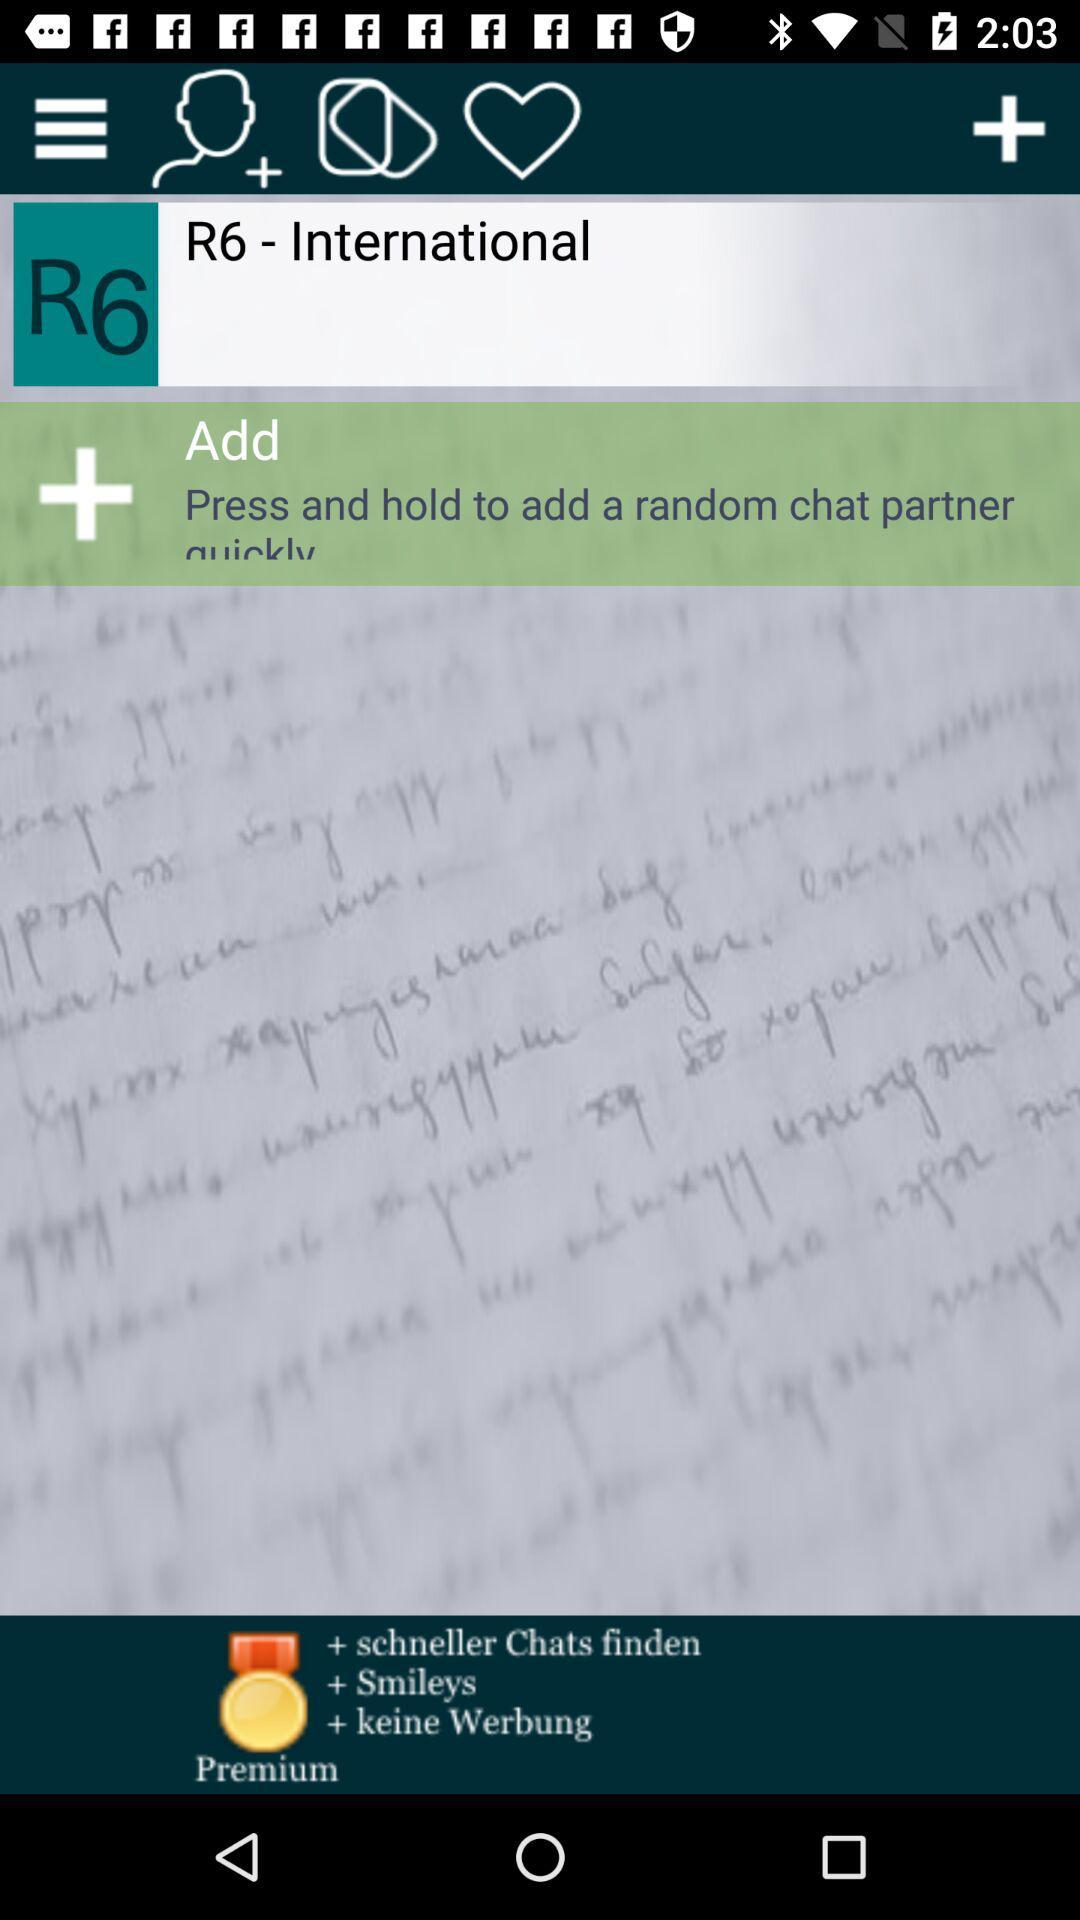  Describe the element at coordinates (69, 127) in the screenshot. I see `more` at that location.